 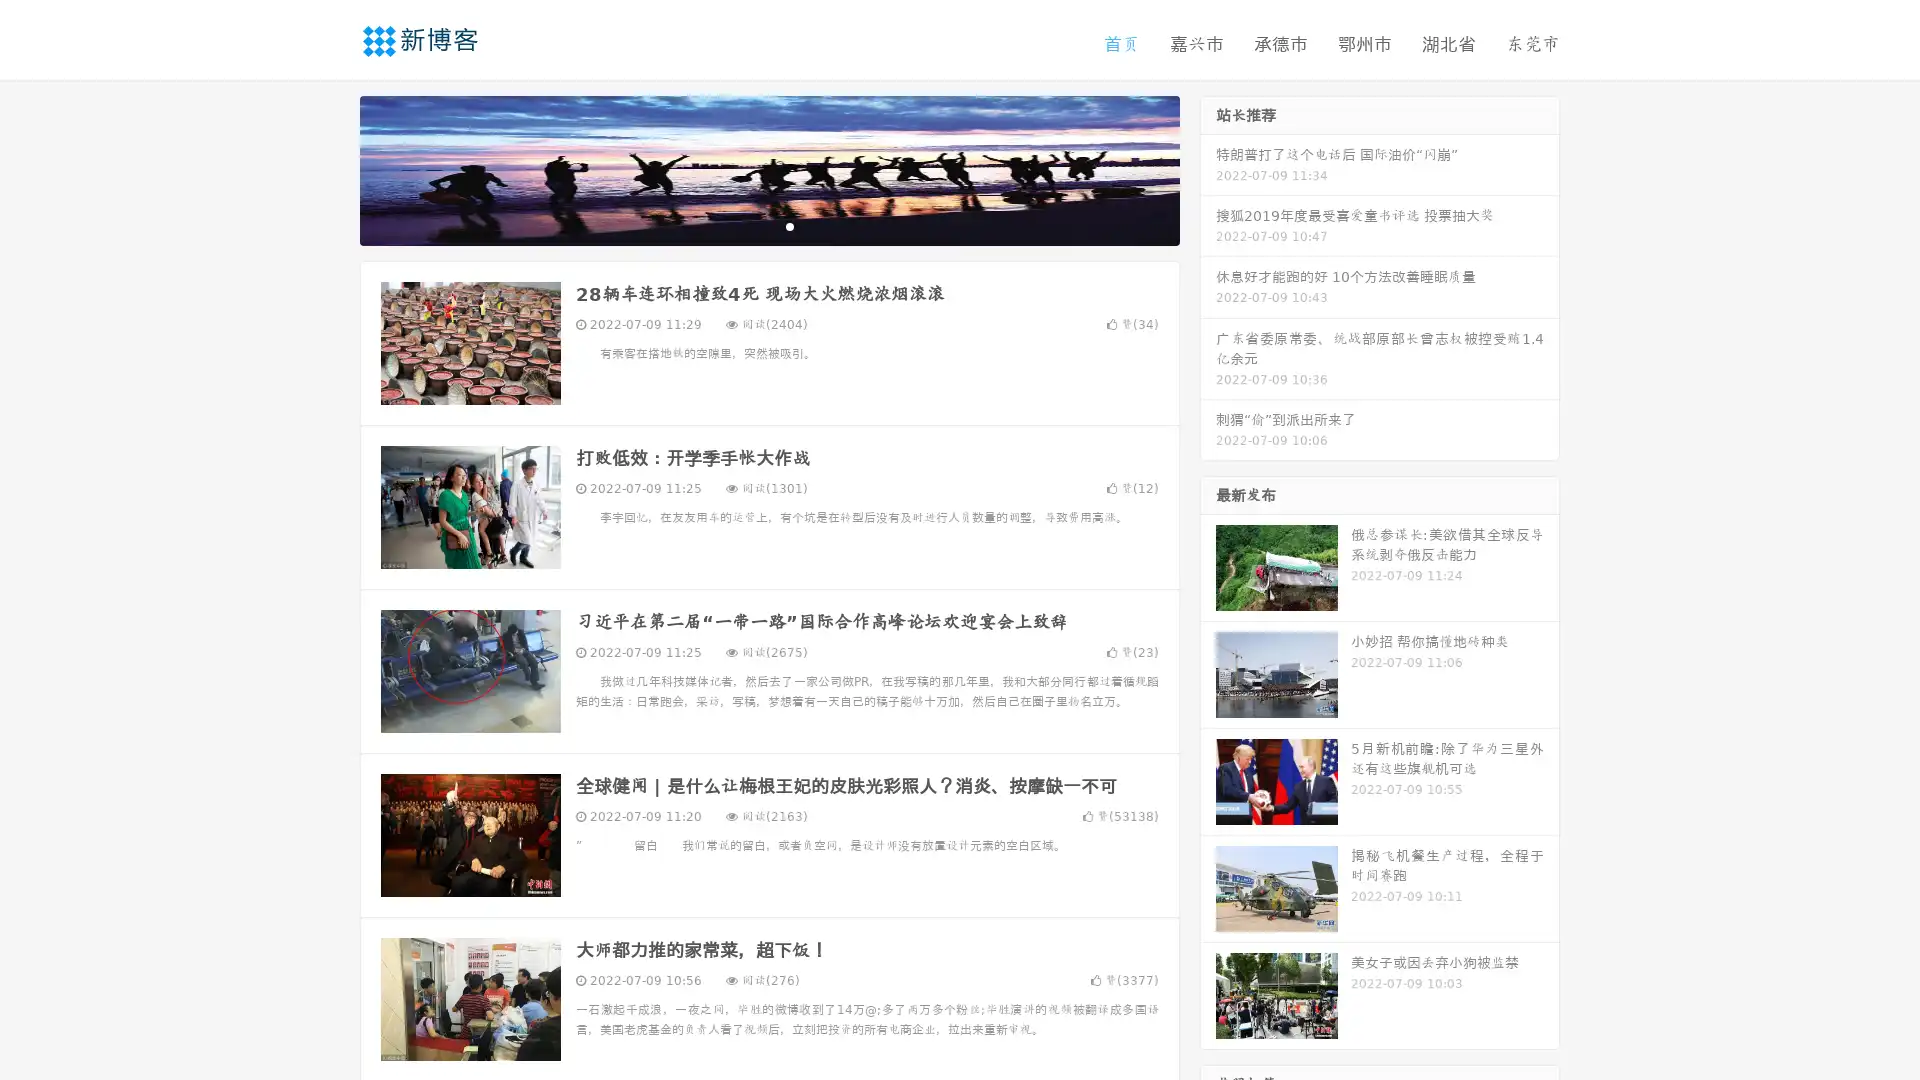 I want to click on Go to slide 1, so click(x=748, y=225).